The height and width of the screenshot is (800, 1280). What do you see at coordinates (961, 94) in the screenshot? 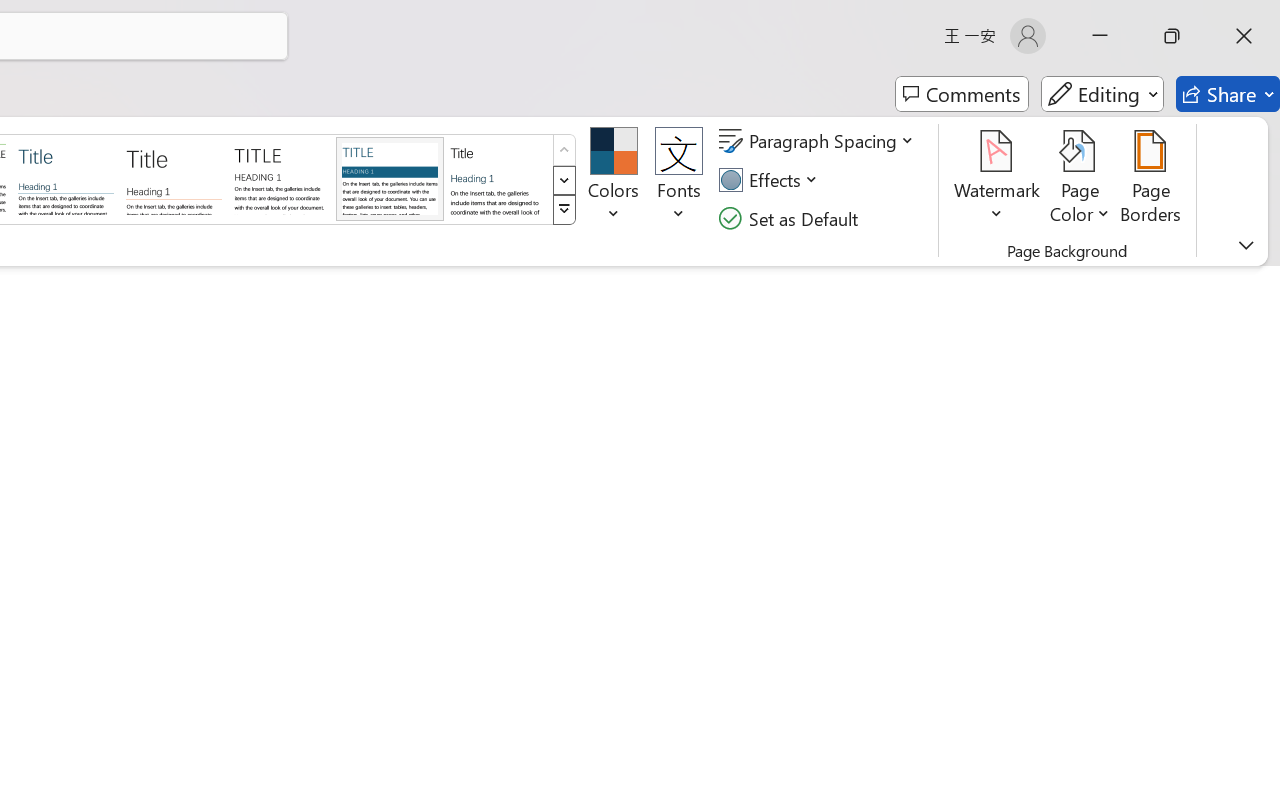
I see `'Comments'` at bounding box center [961, 94].